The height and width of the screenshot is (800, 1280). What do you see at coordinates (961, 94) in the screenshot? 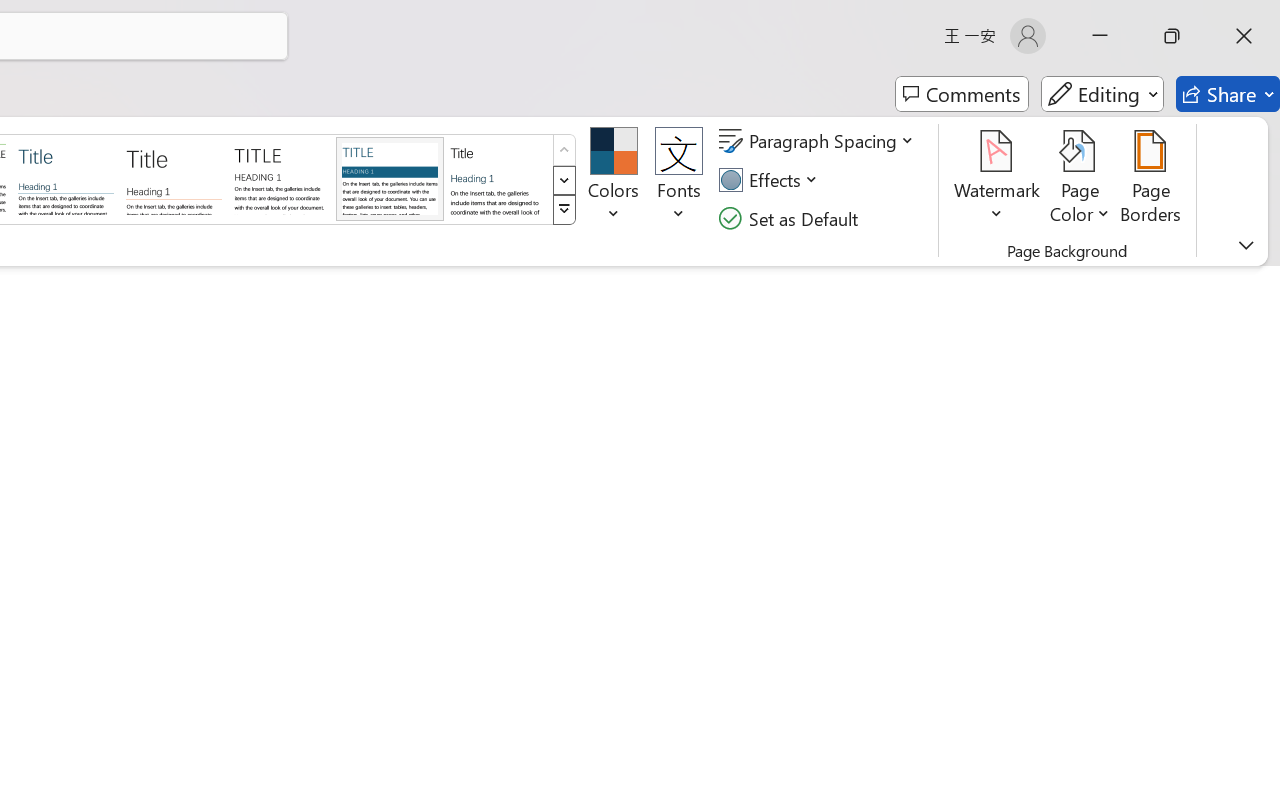
I see `'Comments'` at bounding box center [961, 94].